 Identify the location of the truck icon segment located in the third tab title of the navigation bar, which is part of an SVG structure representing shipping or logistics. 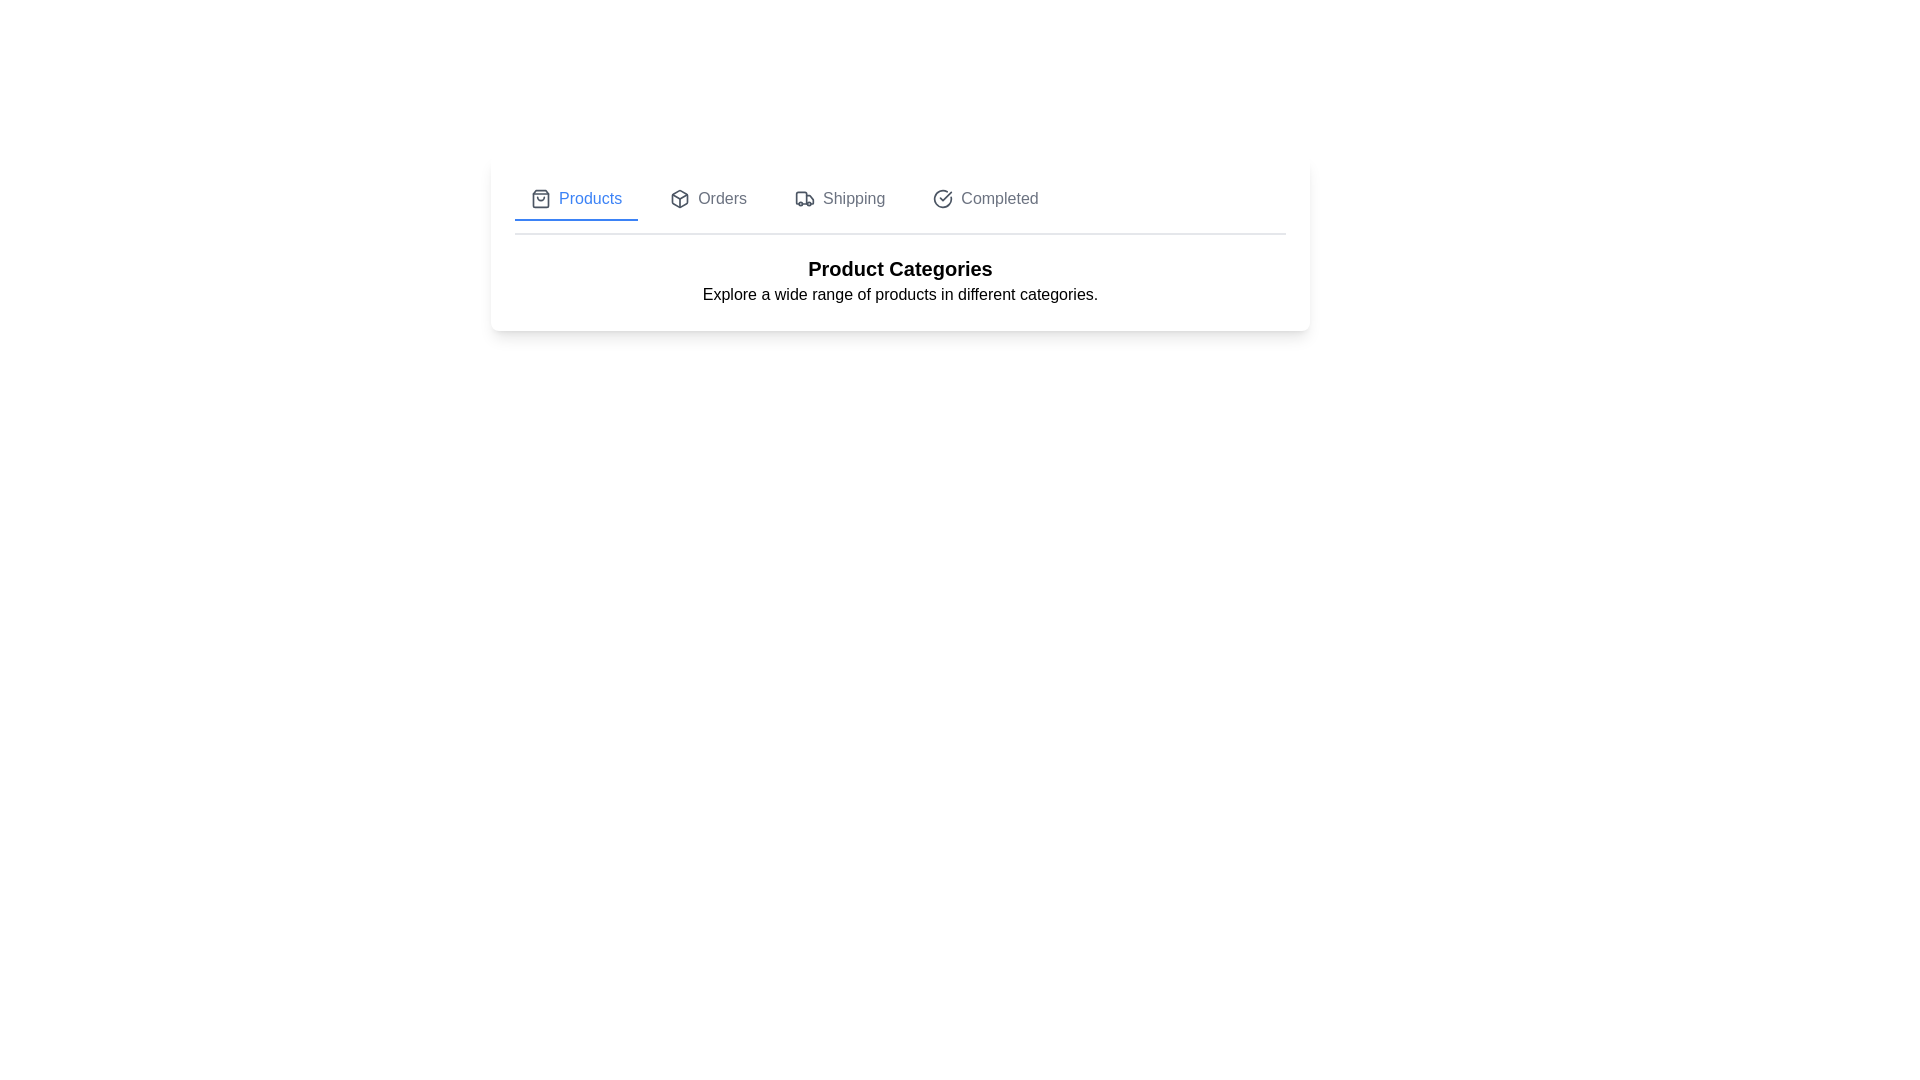
(801, 198).